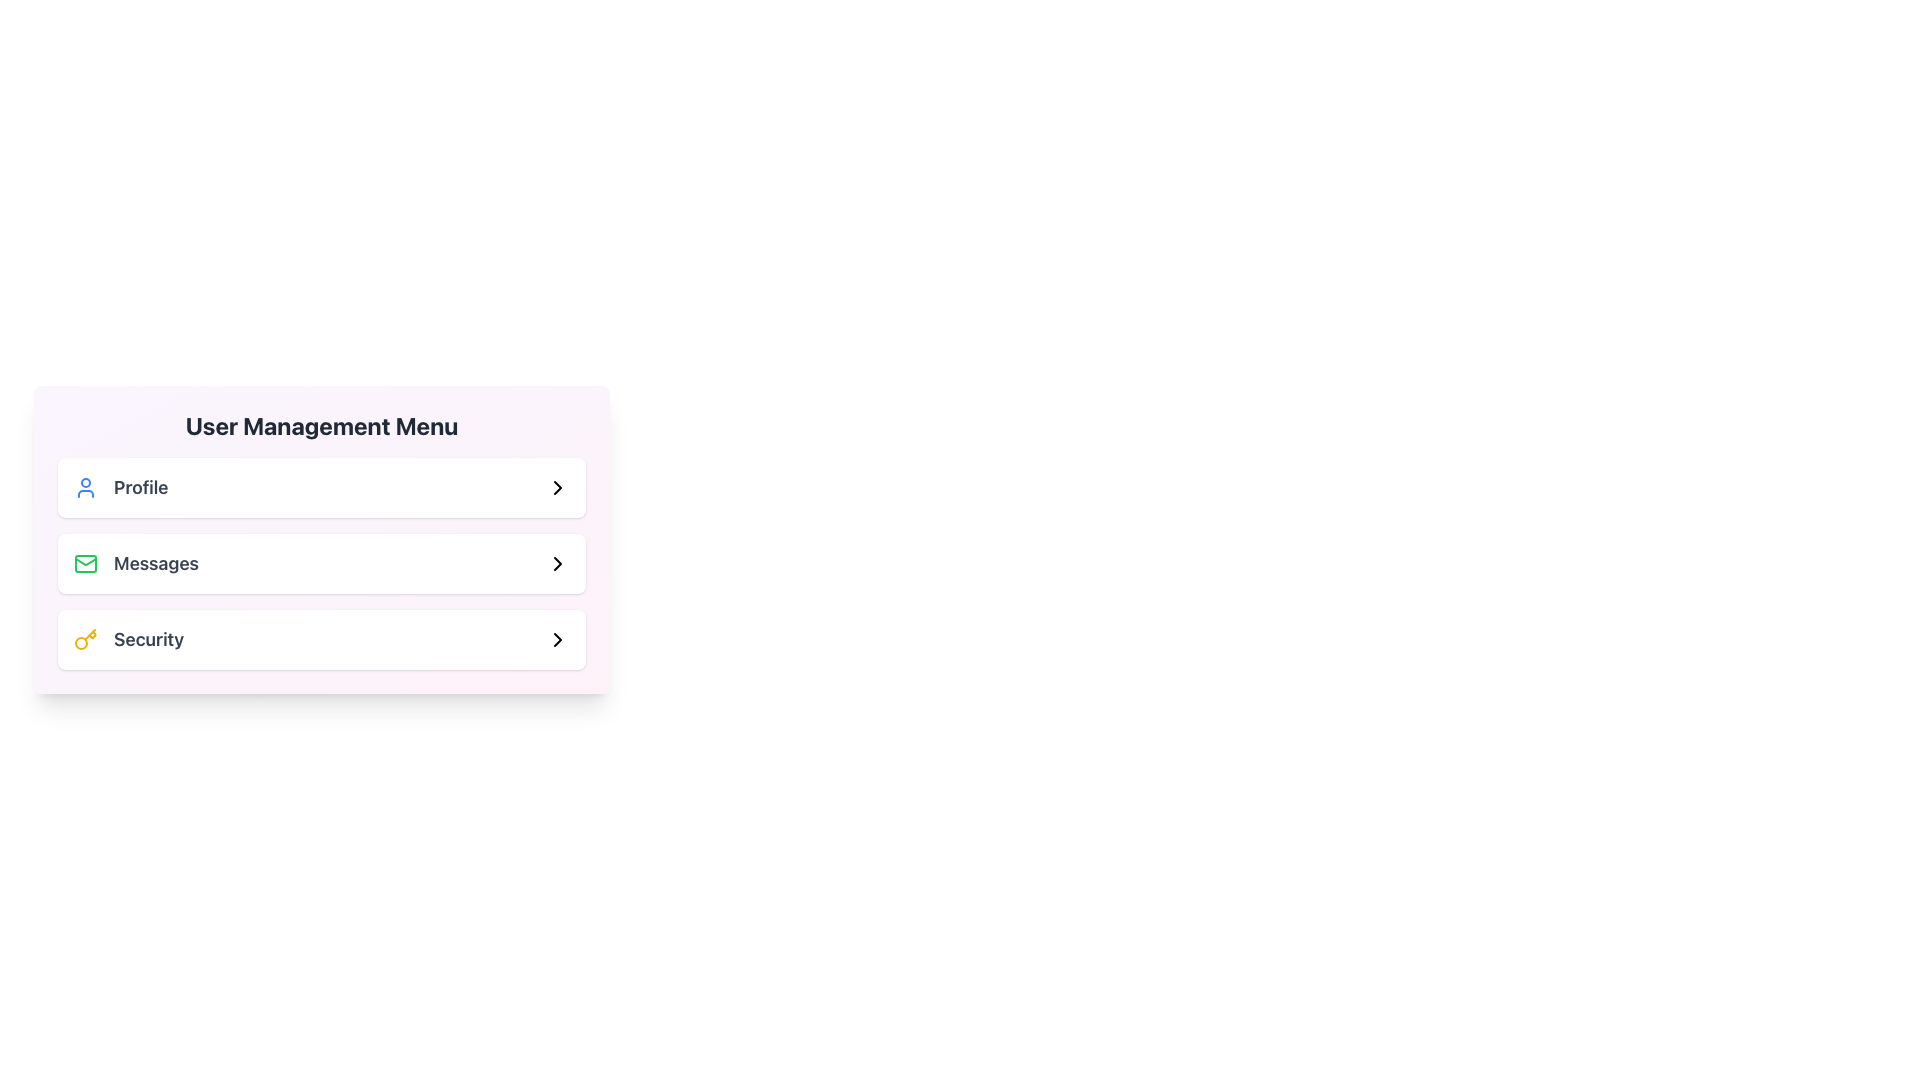 The image size is (1920, 1080). Describe the element at coordinates (557, 563) in the screenshot. I see `the right-facing chevron icon located at the far right side of the 'Messages' menu item in the 'User Management Menu'` at that location.